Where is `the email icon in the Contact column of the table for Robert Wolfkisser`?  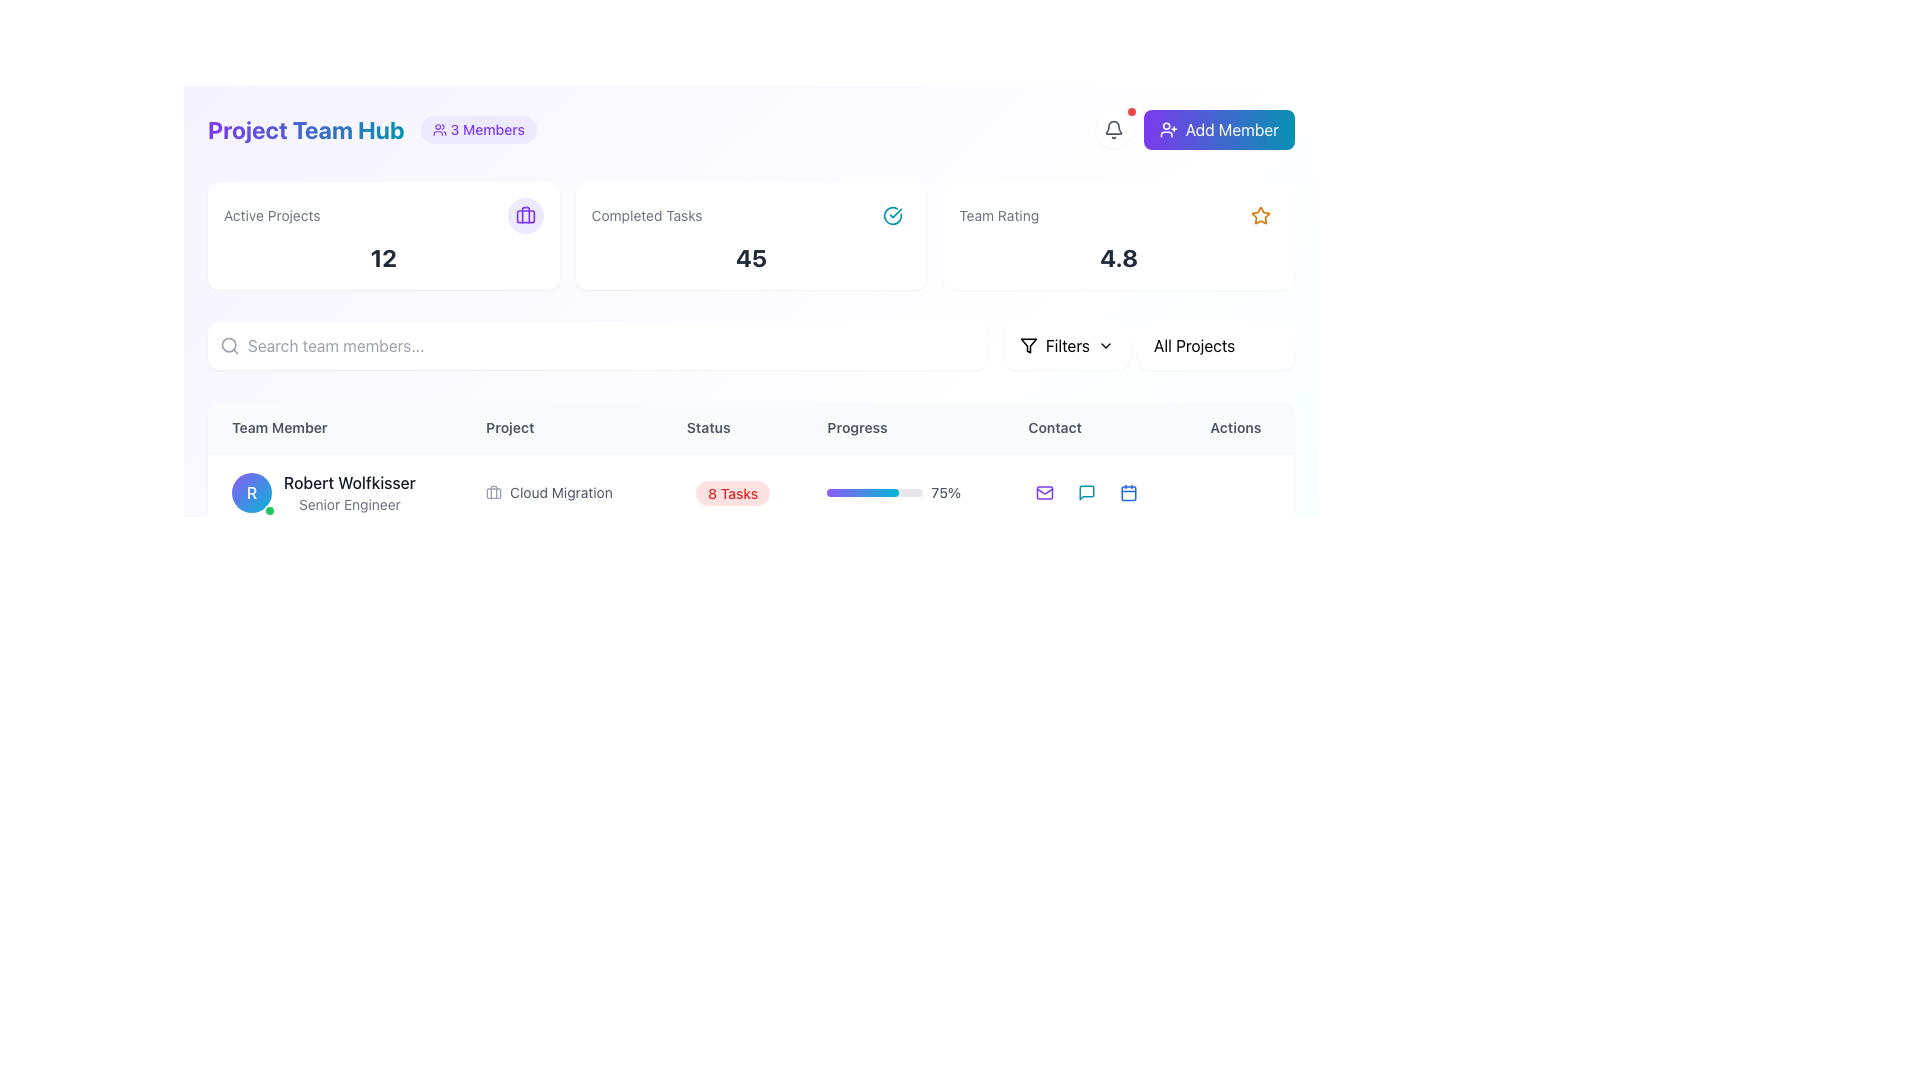 the email icon in the Contact column of the table for Robert Wolfkisser is located at coordinates (1044, 493).